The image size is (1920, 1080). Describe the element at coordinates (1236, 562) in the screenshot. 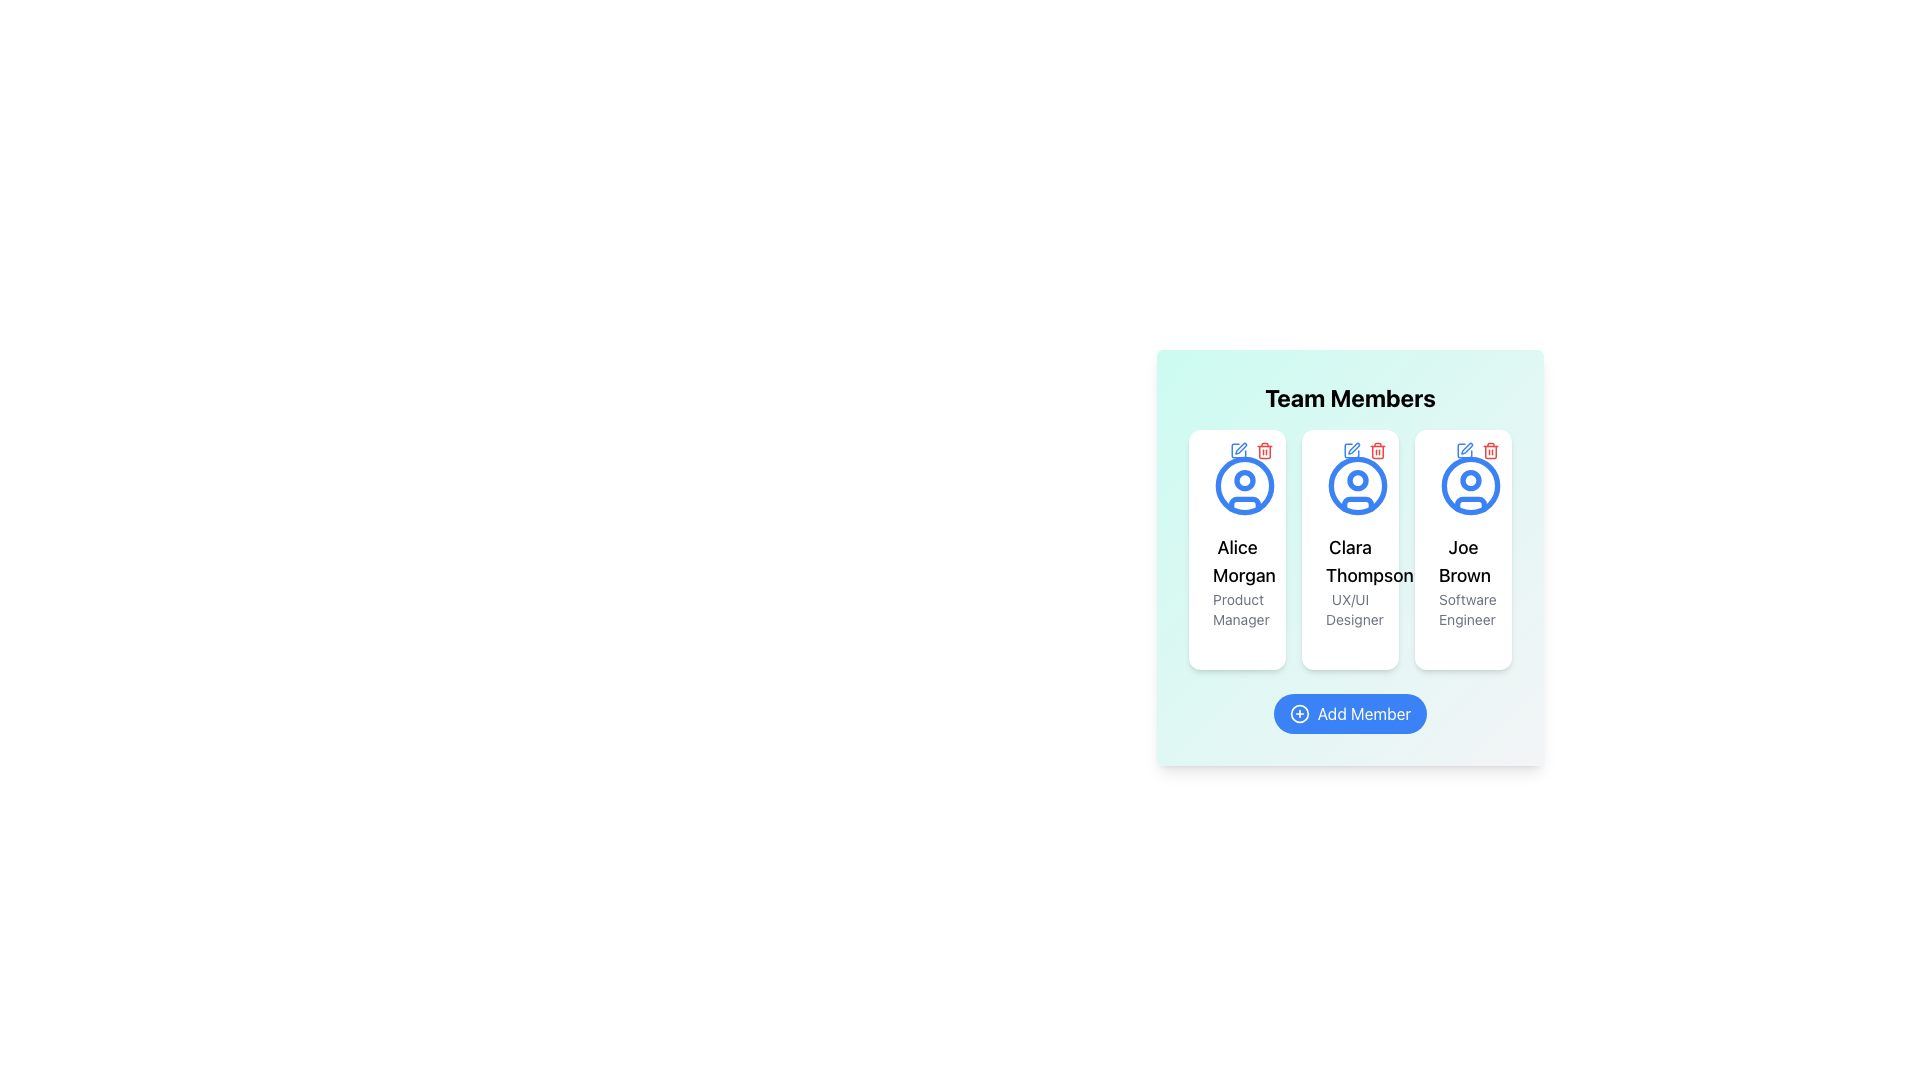

I see `the text label that displays the name of the individual in the first card of the 'Team Members' section, located above 'Product Manager' and below the circular user icon` at that location.